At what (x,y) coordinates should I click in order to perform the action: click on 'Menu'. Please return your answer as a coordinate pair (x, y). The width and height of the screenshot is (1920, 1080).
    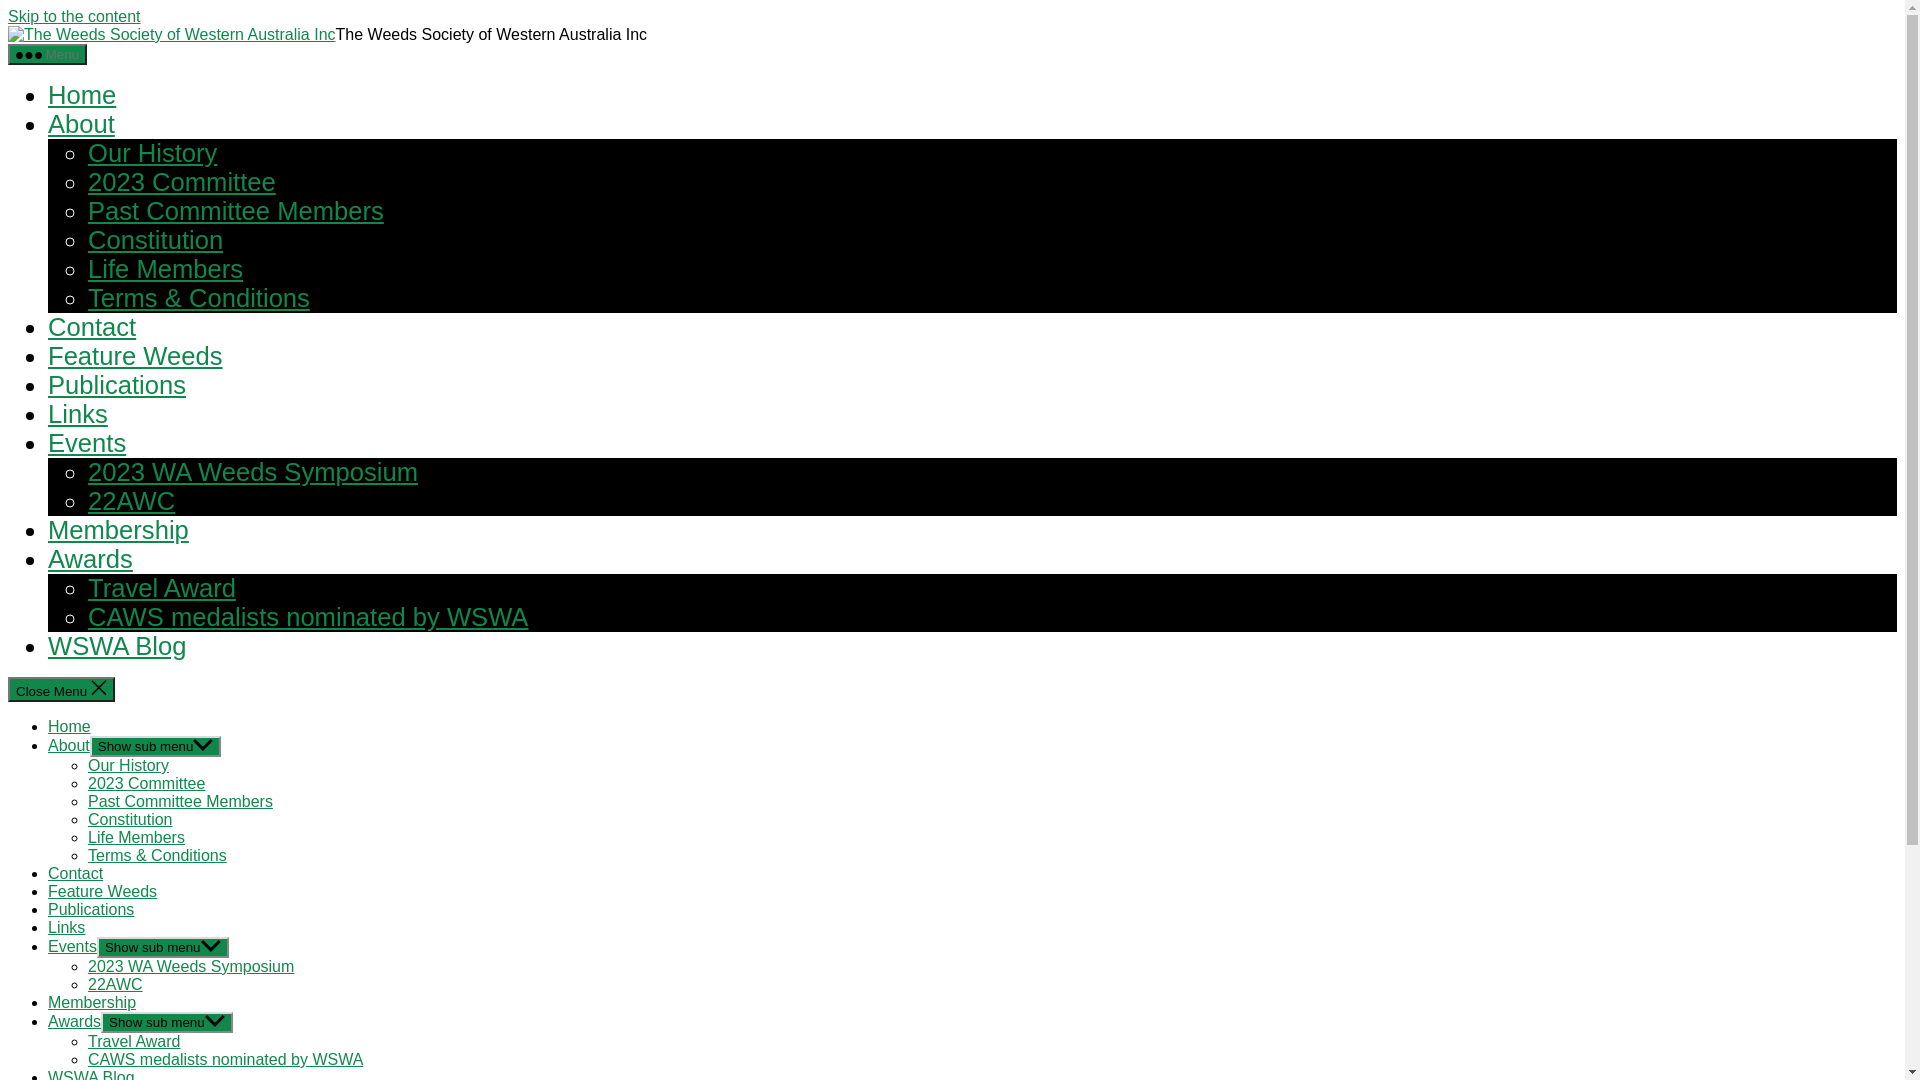
    Looking at the image, I should click on (47, 53).